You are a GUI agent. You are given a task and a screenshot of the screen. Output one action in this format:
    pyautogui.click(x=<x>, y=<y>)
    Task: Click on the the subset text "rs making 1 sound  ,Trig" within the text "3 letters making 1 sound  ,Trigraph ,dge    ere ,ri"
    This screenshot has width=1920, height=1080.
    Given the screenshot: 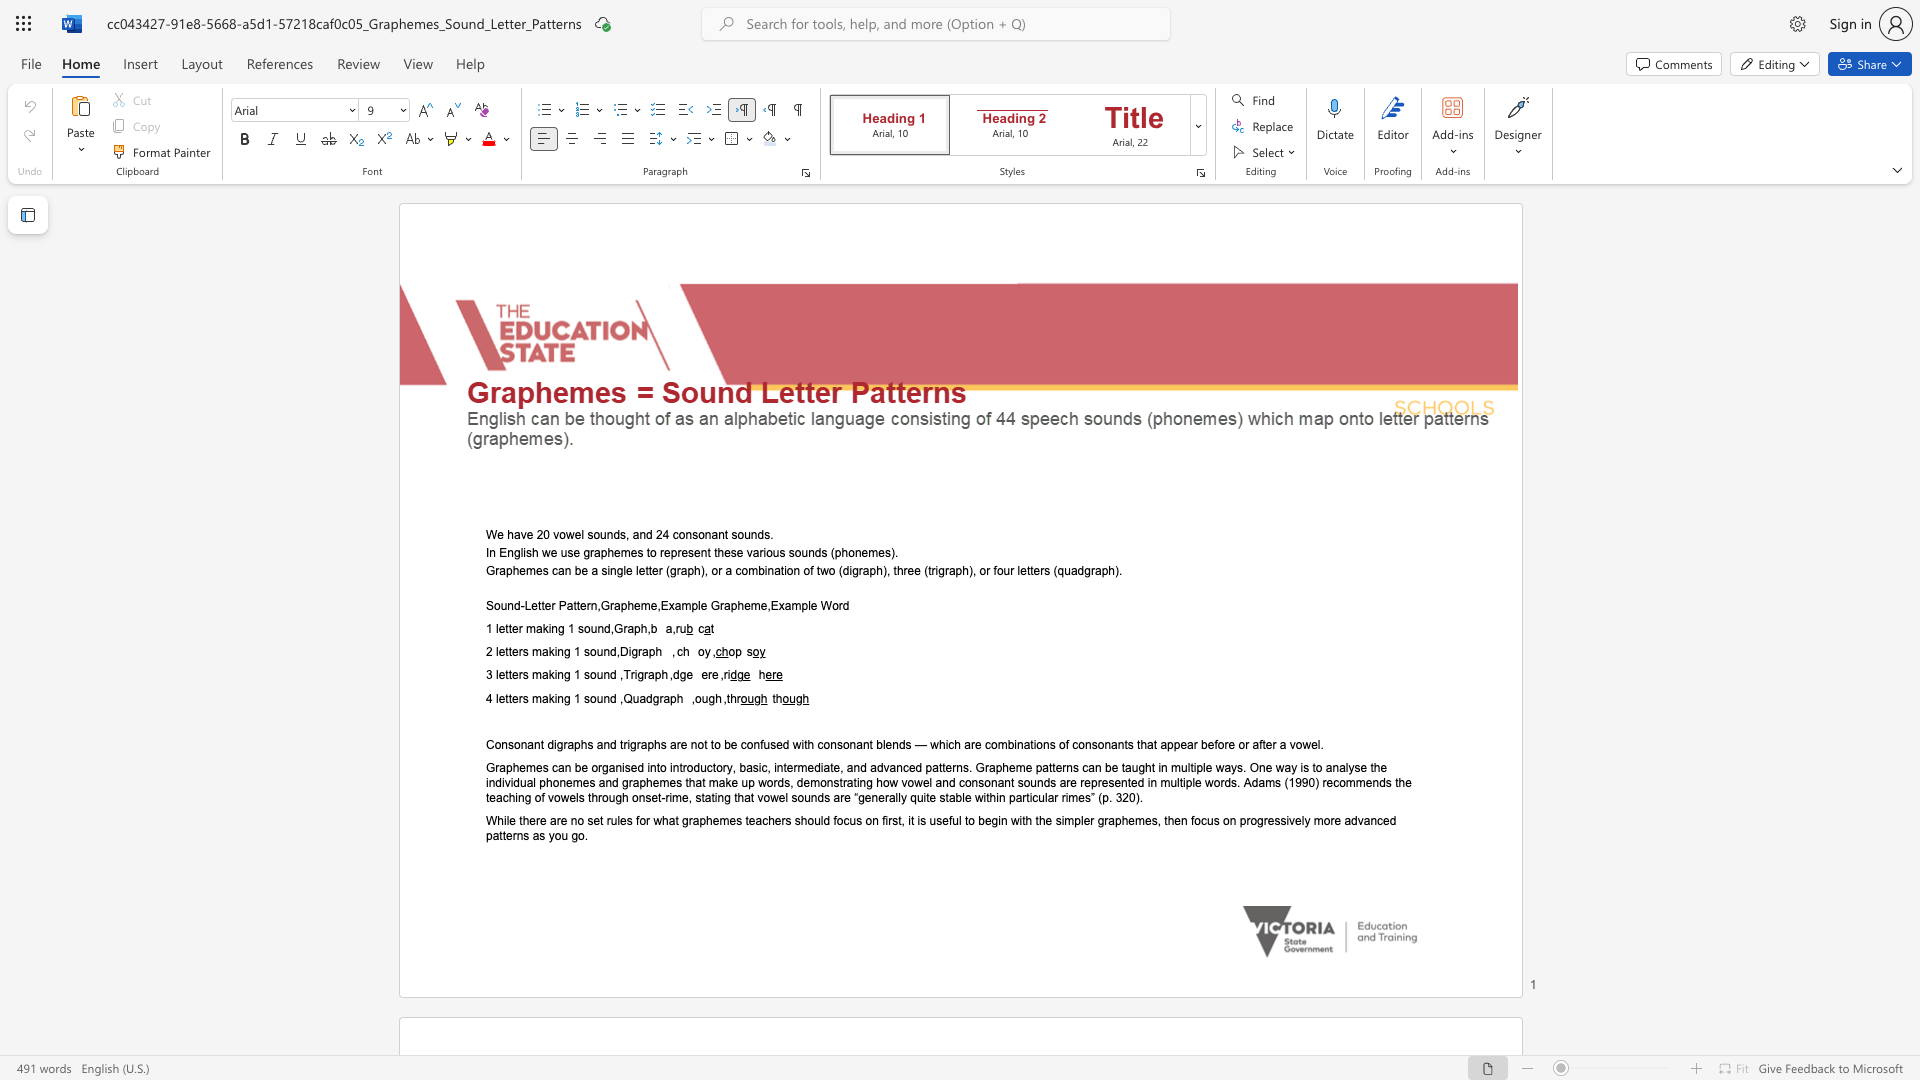 What is the action you would take?
    pyautogui.click(x=518, y=675)
    